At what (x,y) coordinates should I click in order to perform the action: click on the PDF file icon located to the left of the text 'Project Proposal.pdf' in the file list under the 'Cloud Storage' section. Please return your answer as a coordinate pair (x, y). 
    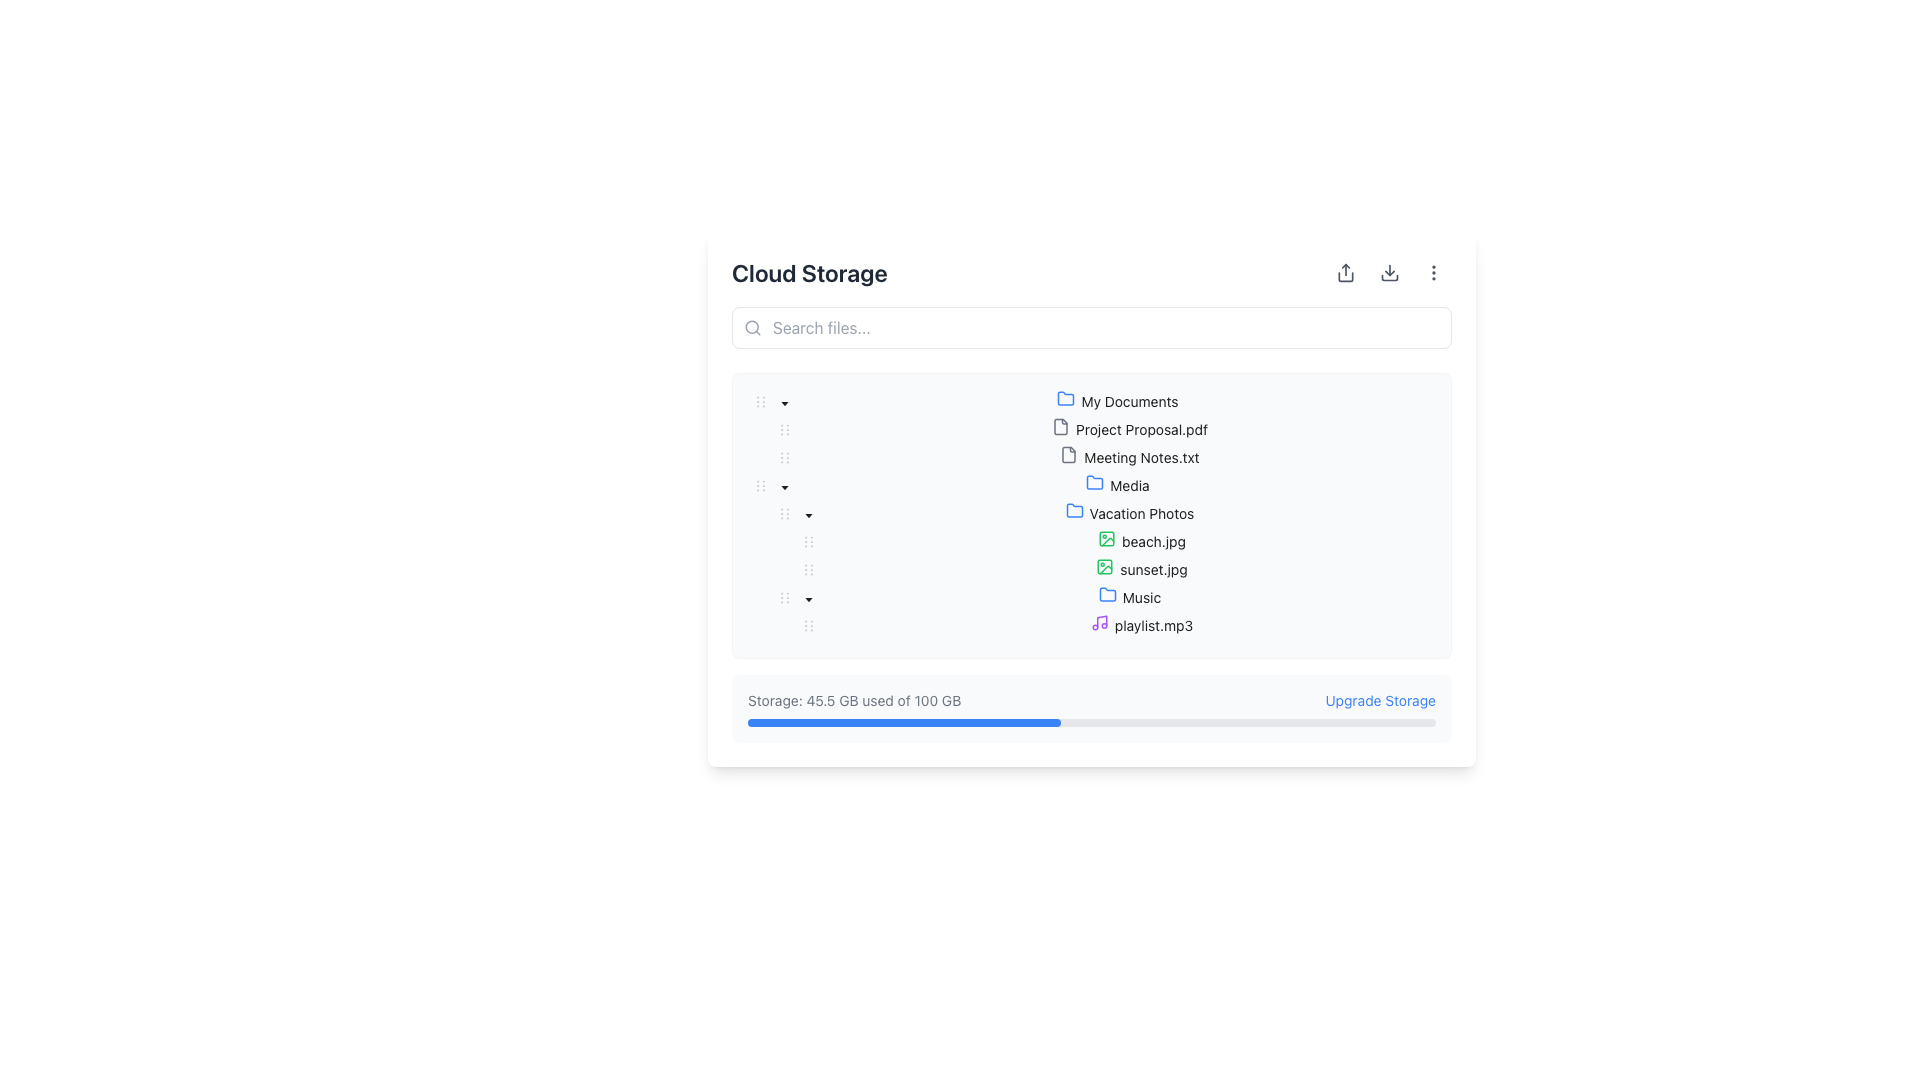
    Looking at the image, I should click on (1060, 426).